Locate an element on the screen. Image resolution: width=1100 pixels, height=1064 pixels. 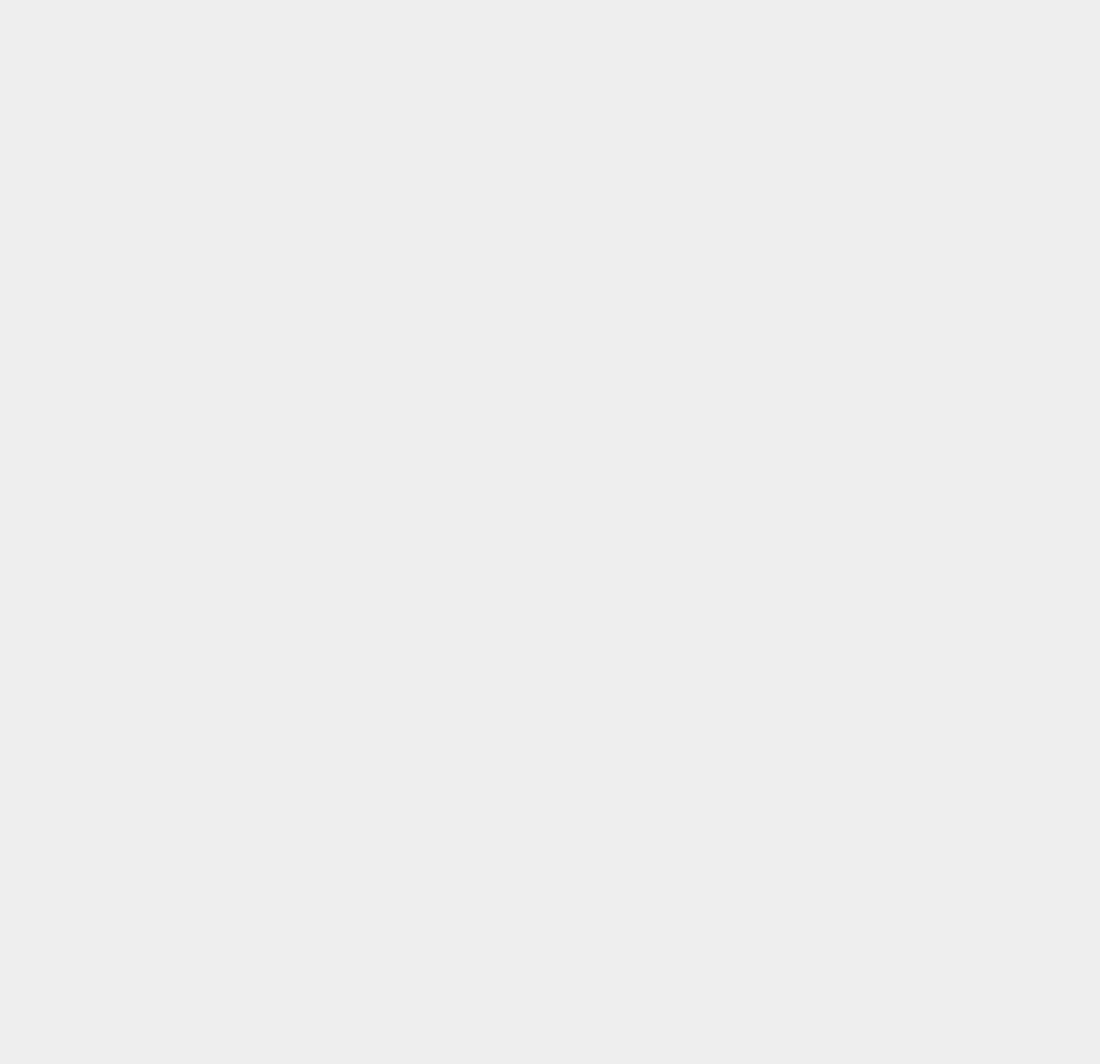
'OS X 10.10' is located at coordinates (812, 968).